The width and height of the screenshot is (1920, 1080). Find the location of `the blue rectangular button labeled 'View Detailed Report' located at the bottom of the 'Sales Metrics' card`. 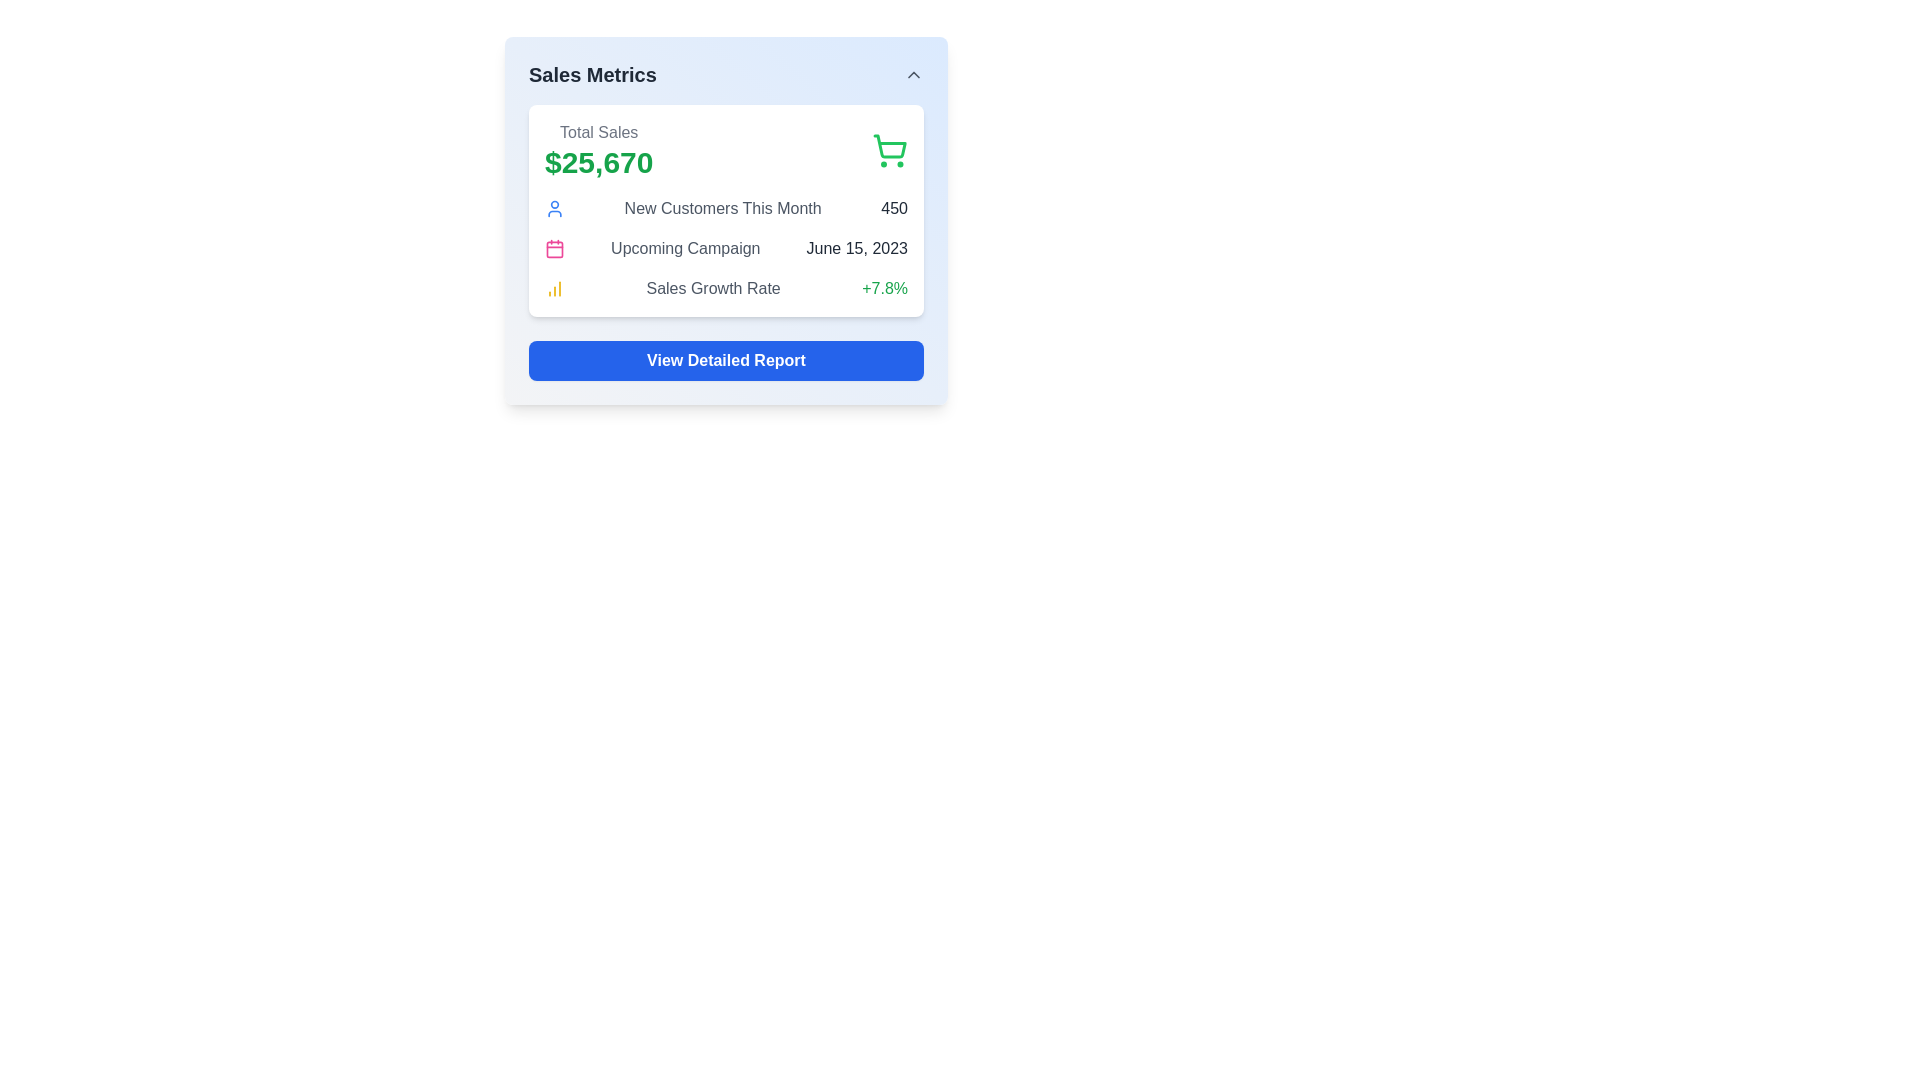

the blue rectangular button labeled 'View Detailed Report' located at the bottom of the 'Sales Metrics' card is located at coordinates (725, 361).